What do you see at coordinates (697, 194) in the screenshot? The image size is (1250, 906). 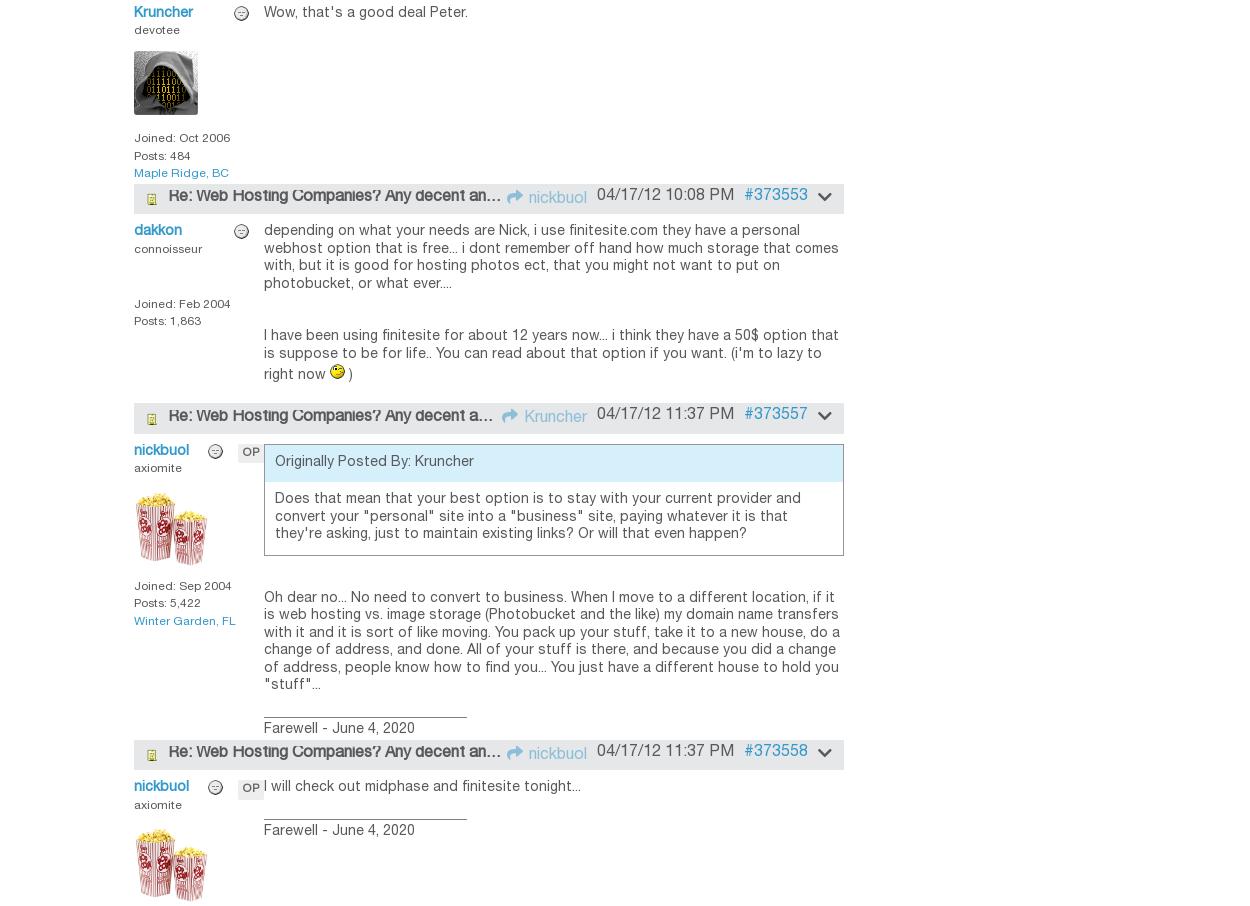 I see `'10:08 PM'` at bounding box center [697, 194].